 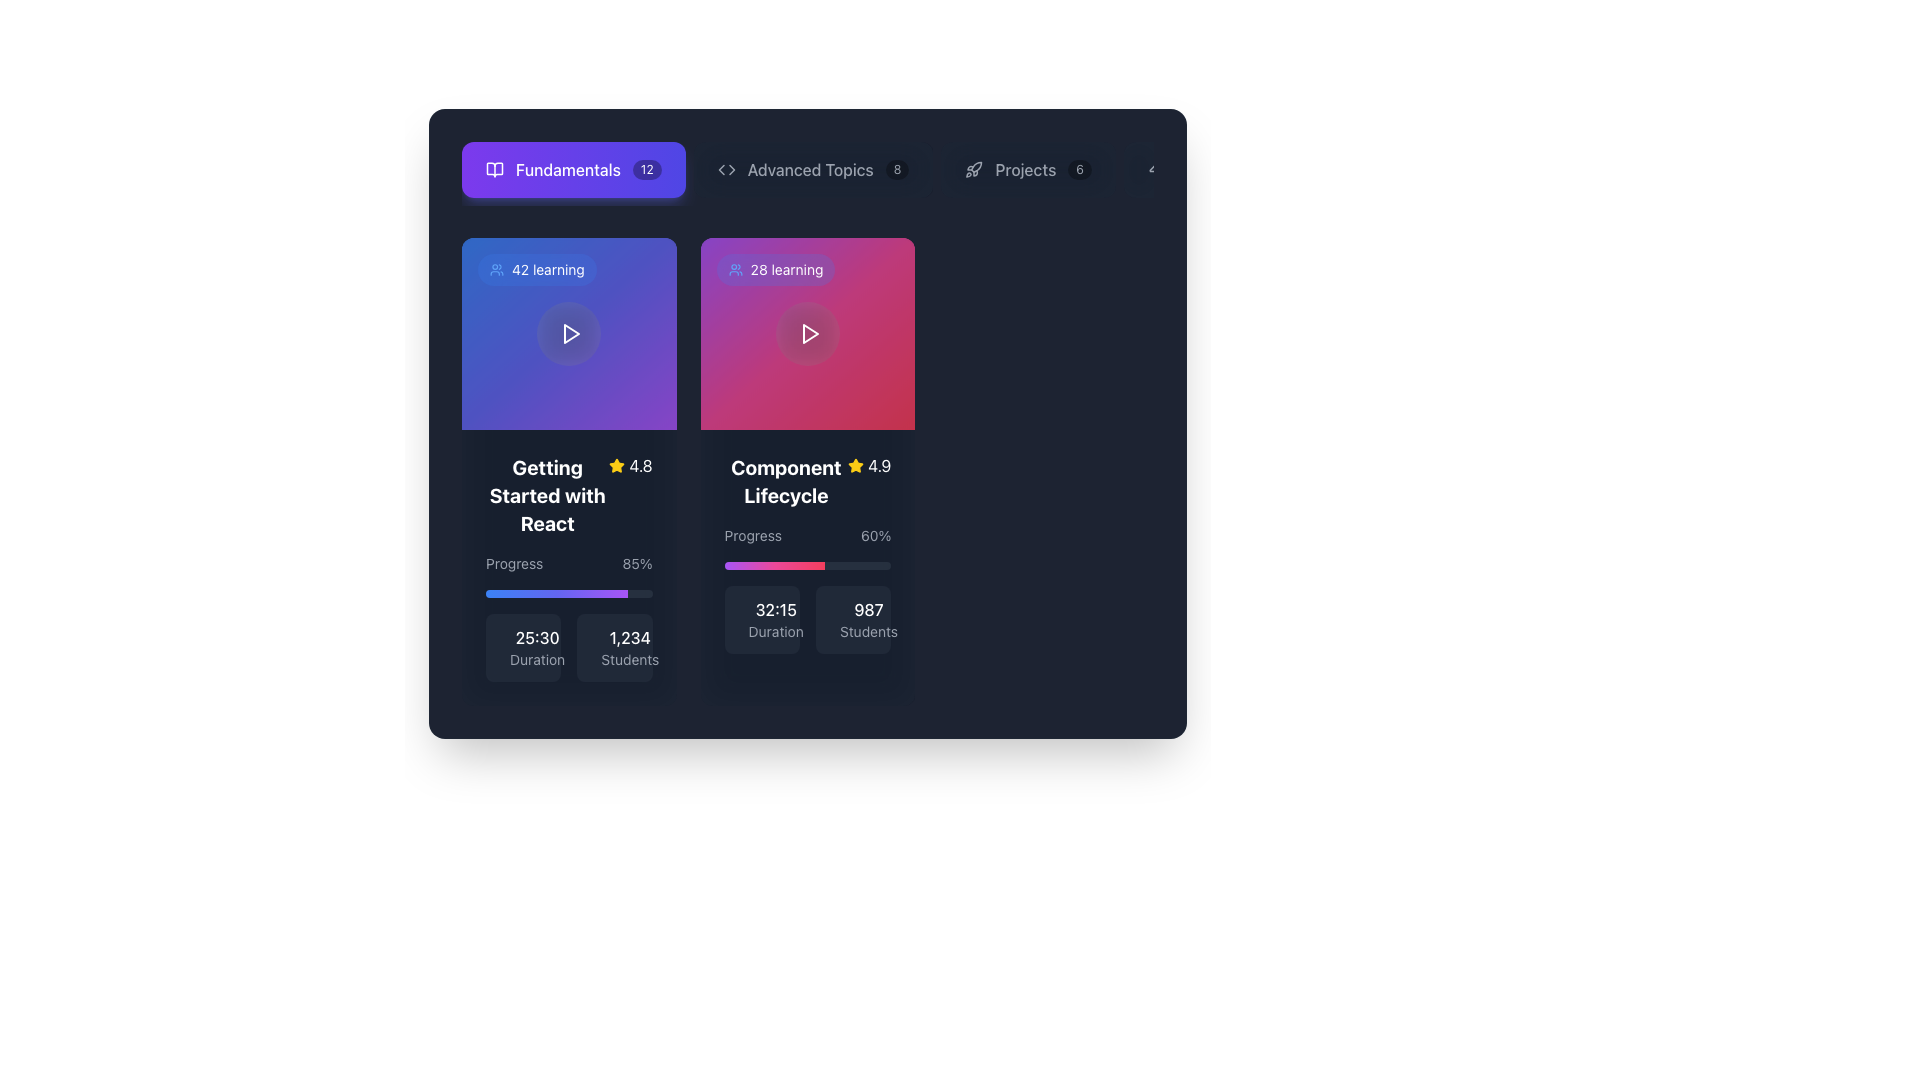 I want to click on the progress bar located in the 'Getting Started with React' section, so click(x=568, y=575).